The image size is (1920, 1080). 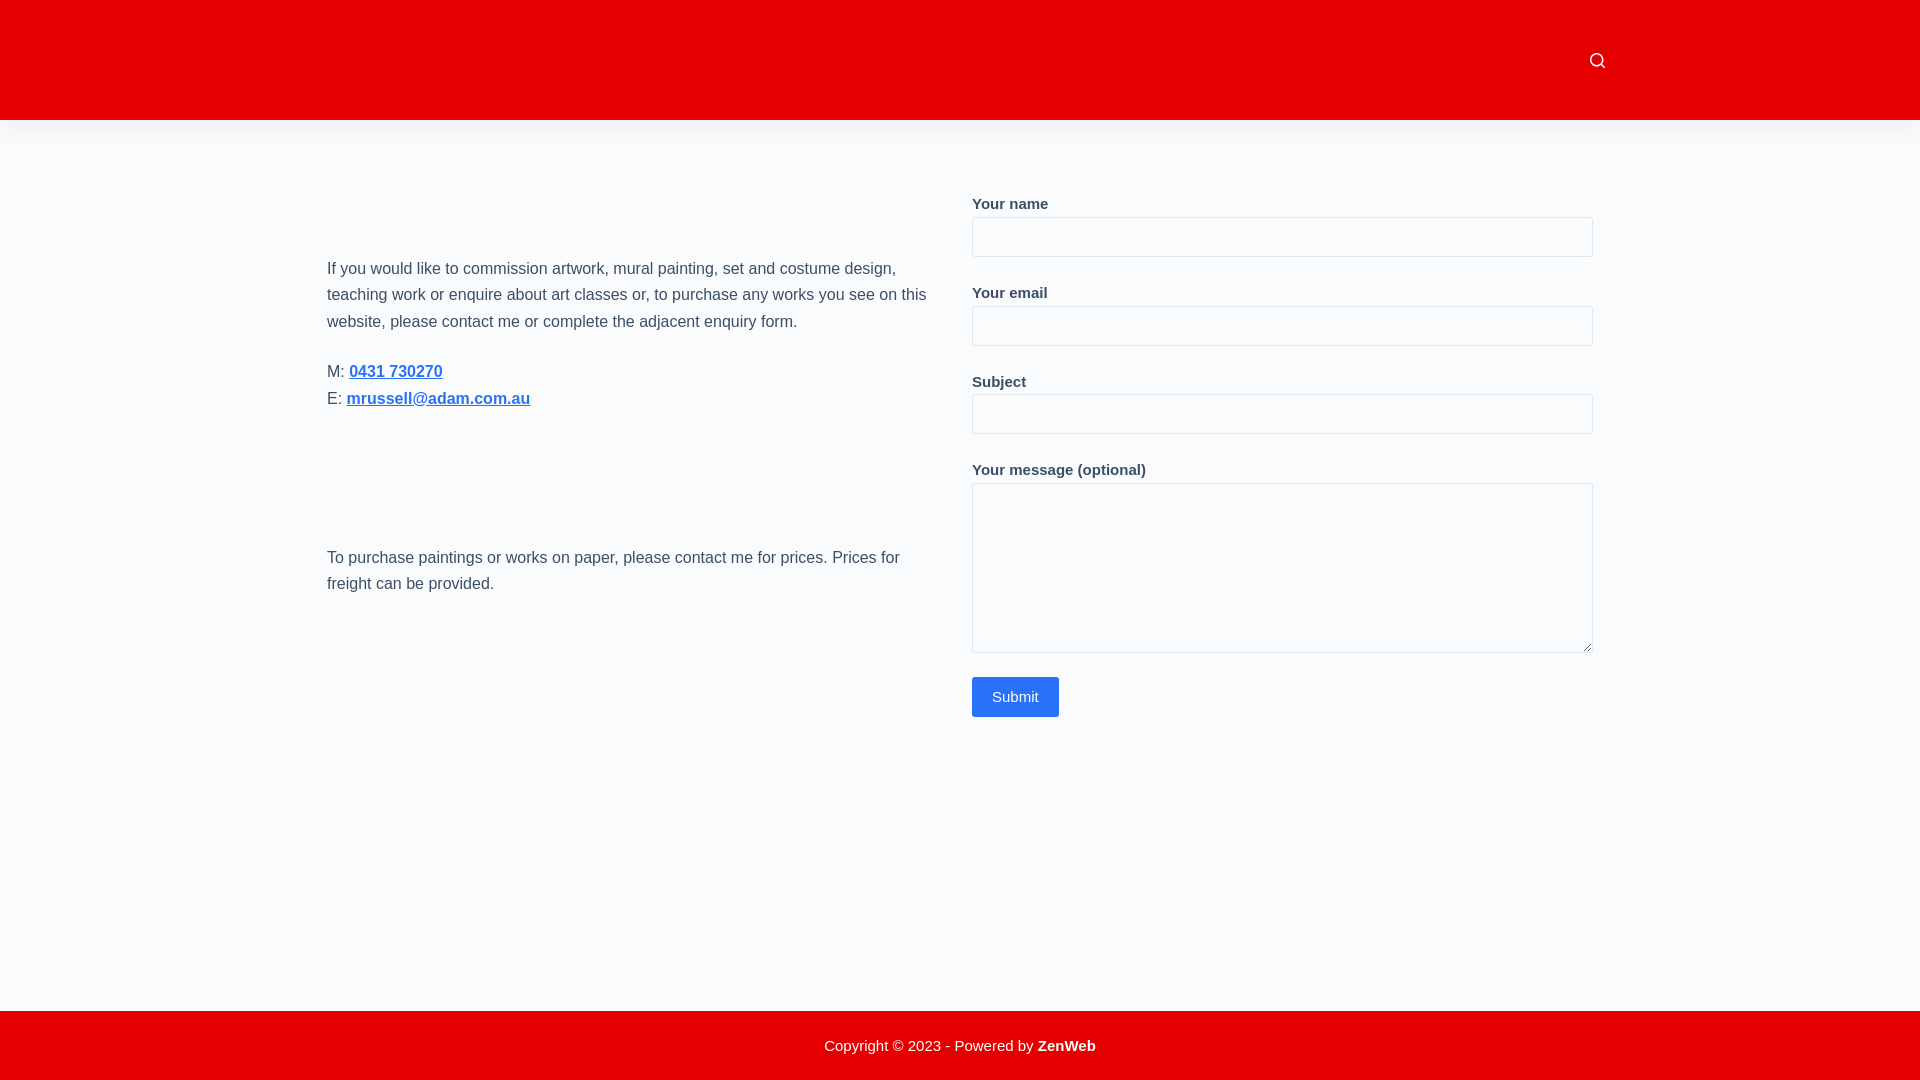 What do you see at coordinates (1015, 696) in the screenshot?
I see `'Submit'` at bounding box center [1015, 696].